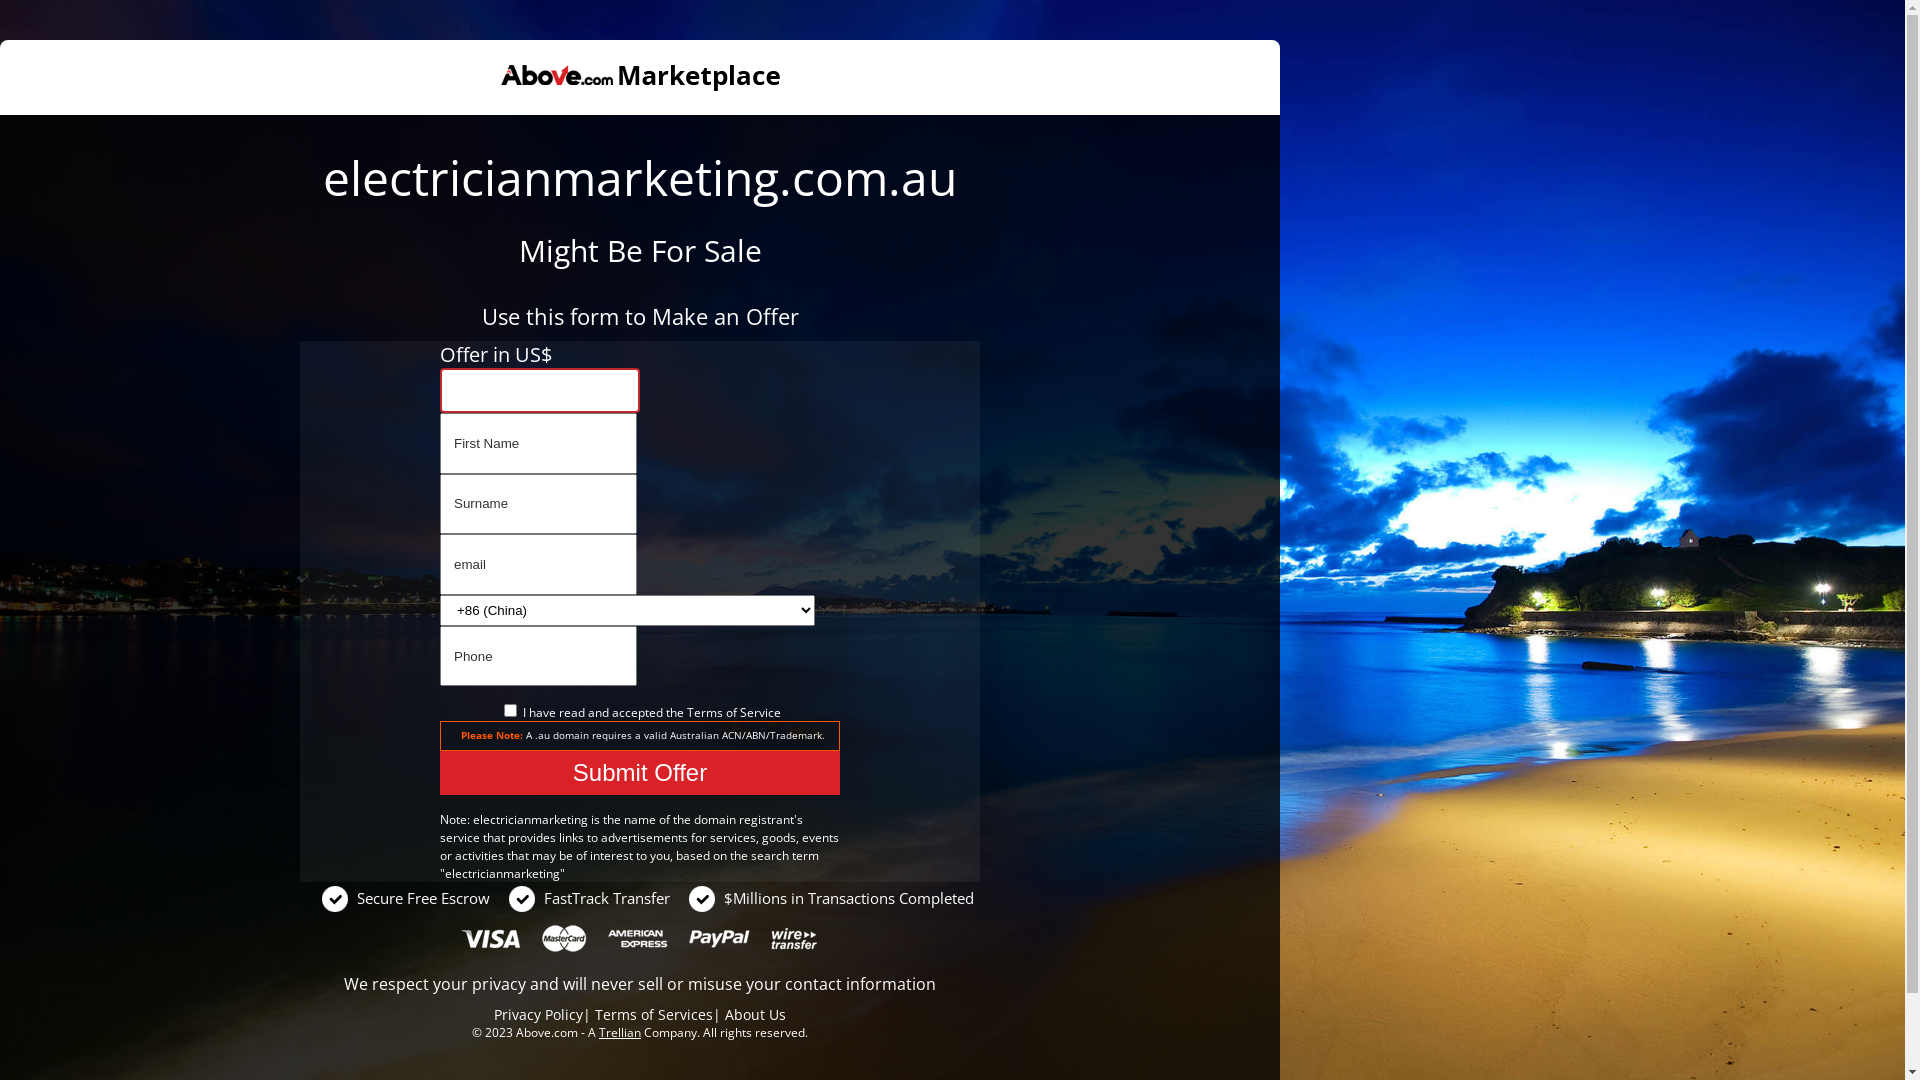  Describe the element at coordinates (704, 711) in the screenshot. I see `'Terms'` at that location.